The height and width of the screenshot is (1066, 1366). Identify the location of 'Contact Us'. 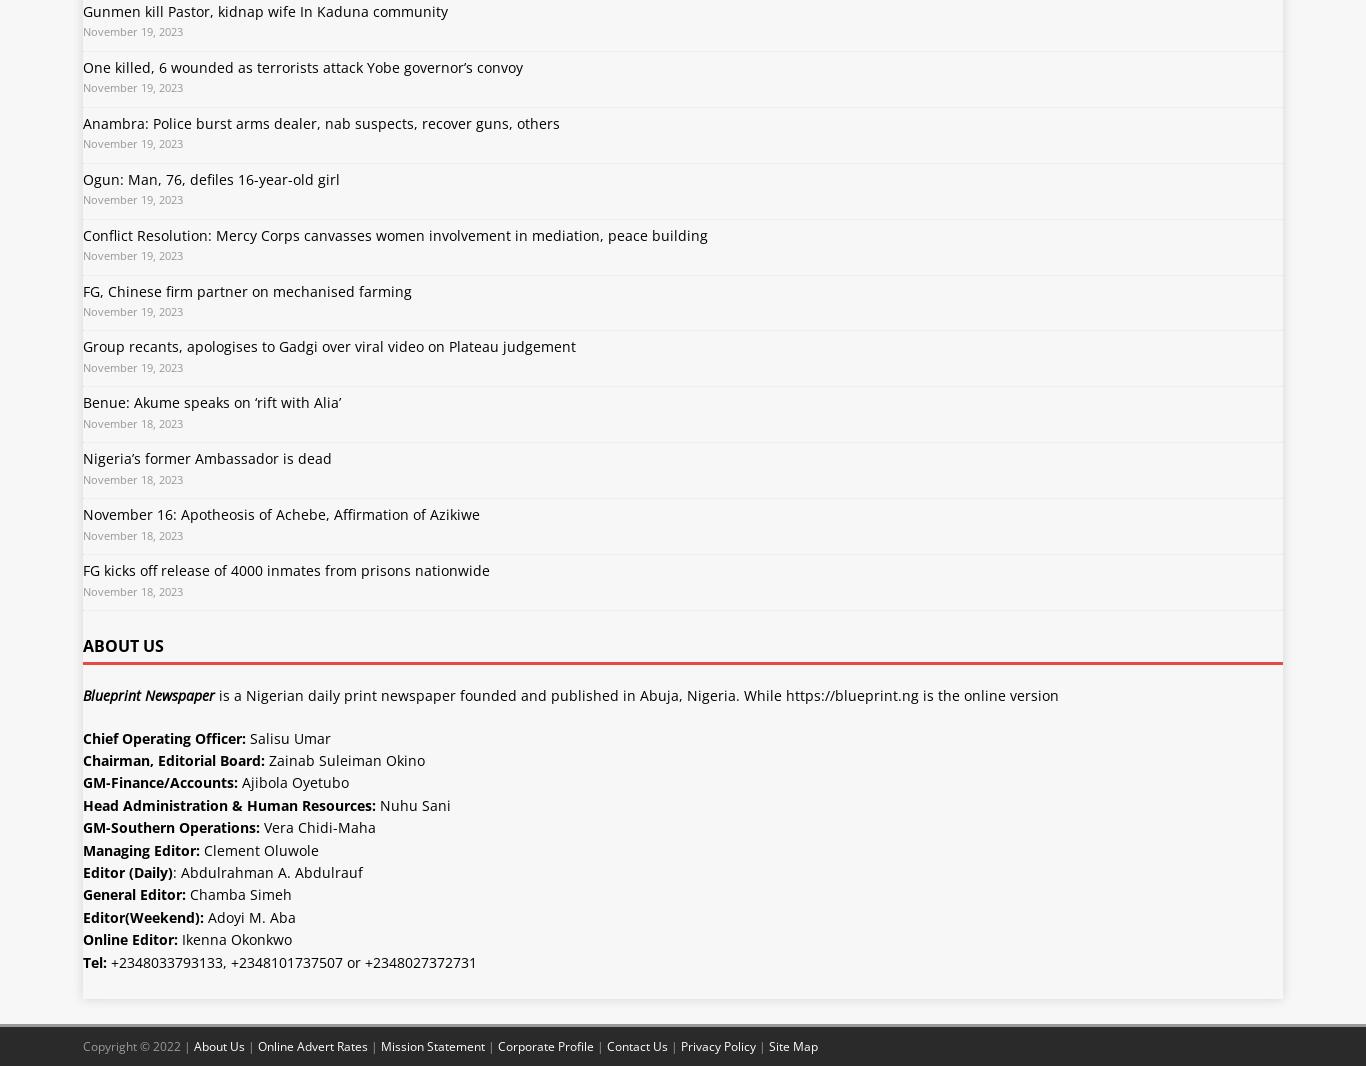
(636, 1045).